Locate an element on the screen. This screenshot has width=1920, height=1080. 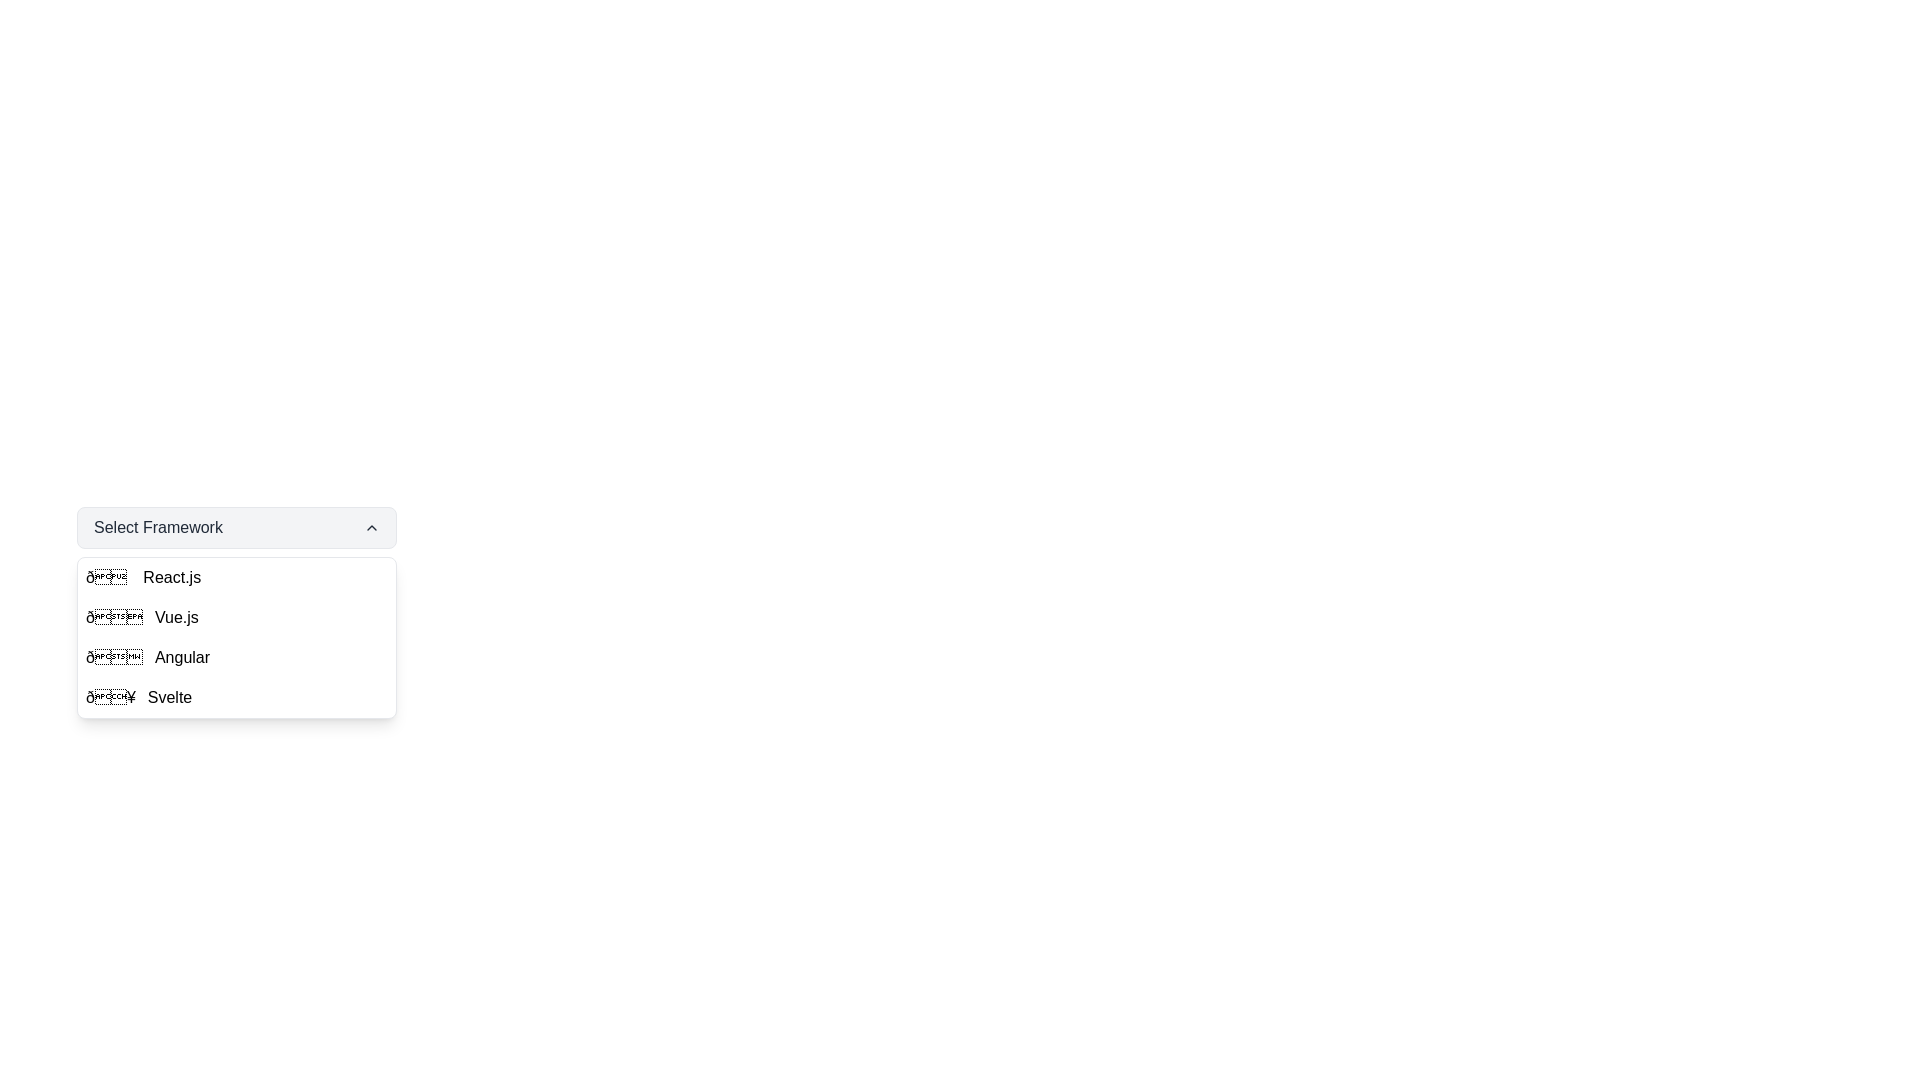
the 'Angular' menu item in the dropdown list is located at coordinates (236, 658).